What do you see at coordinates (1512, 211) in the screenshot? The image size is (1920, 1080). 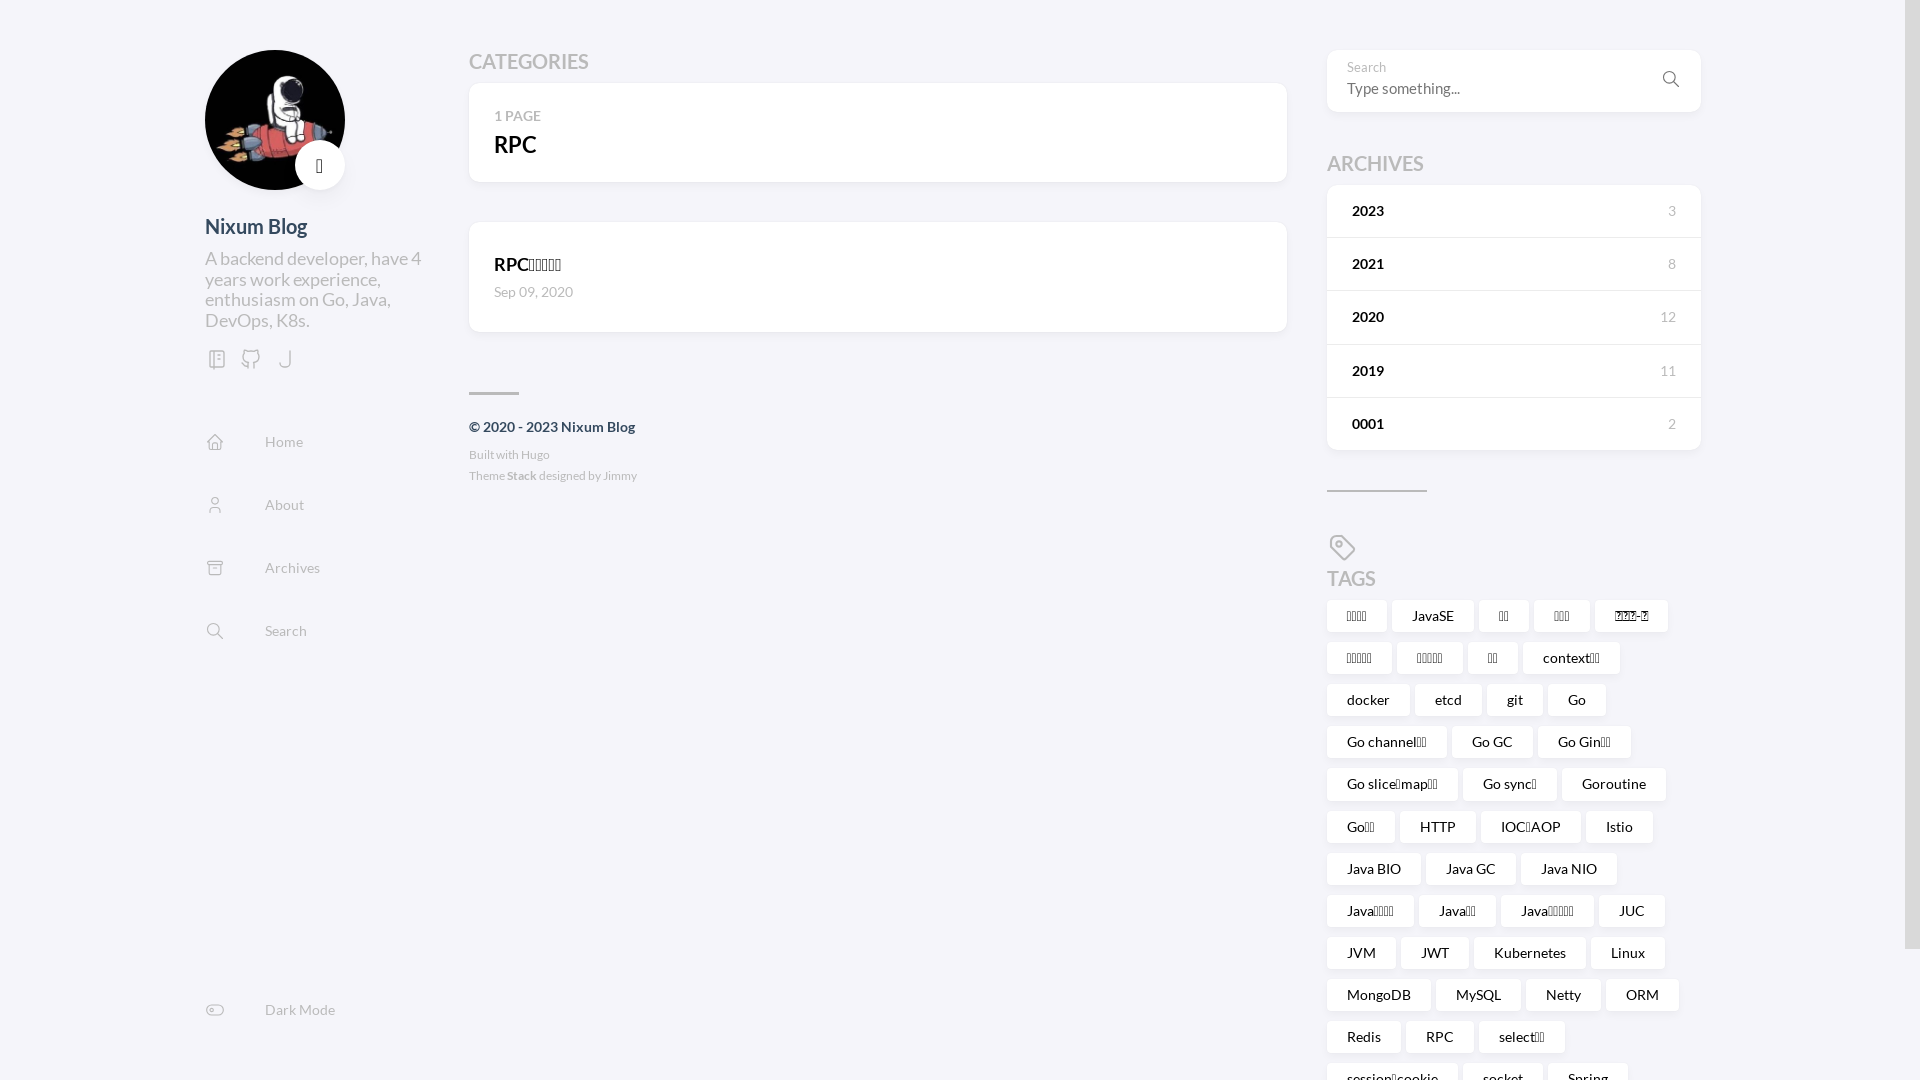 I see `'2023` at bounding box center [1512, 211].